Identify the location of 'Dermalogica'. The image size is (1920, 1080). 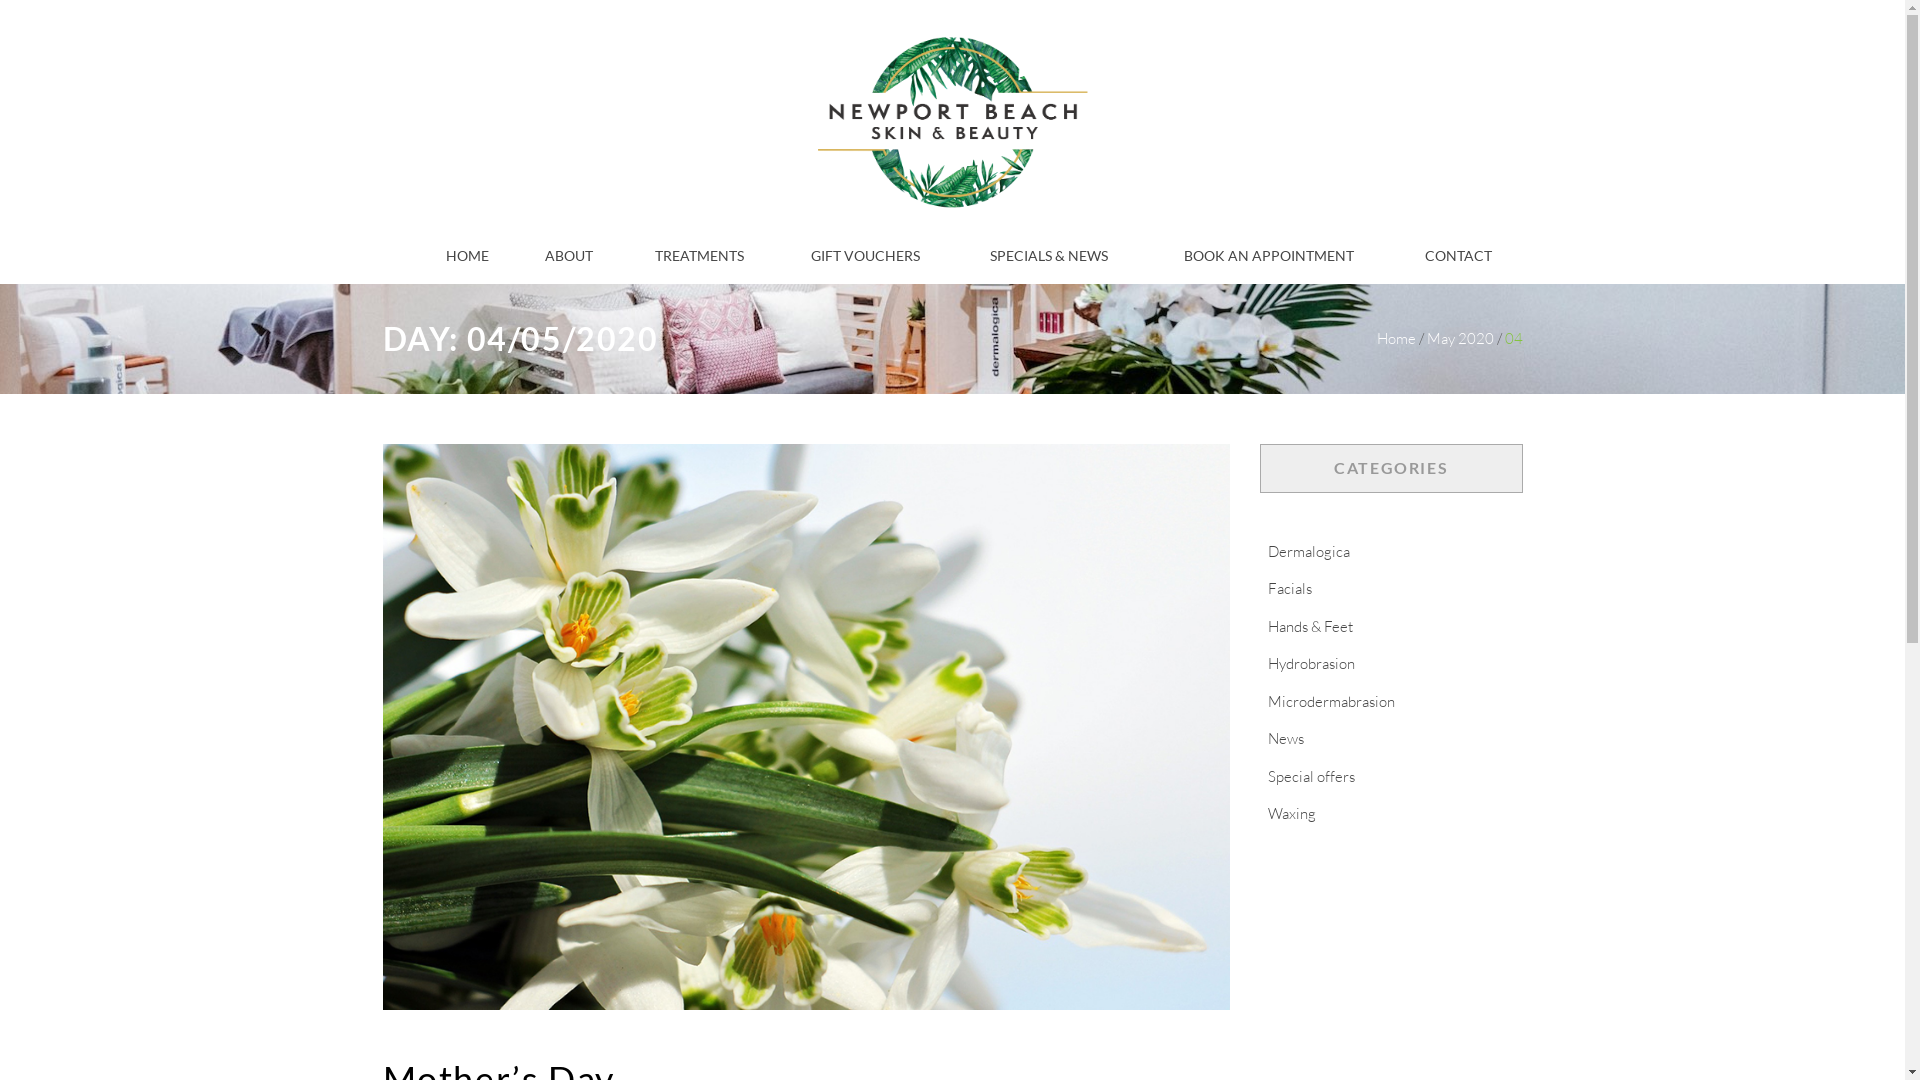
(1309, 551).